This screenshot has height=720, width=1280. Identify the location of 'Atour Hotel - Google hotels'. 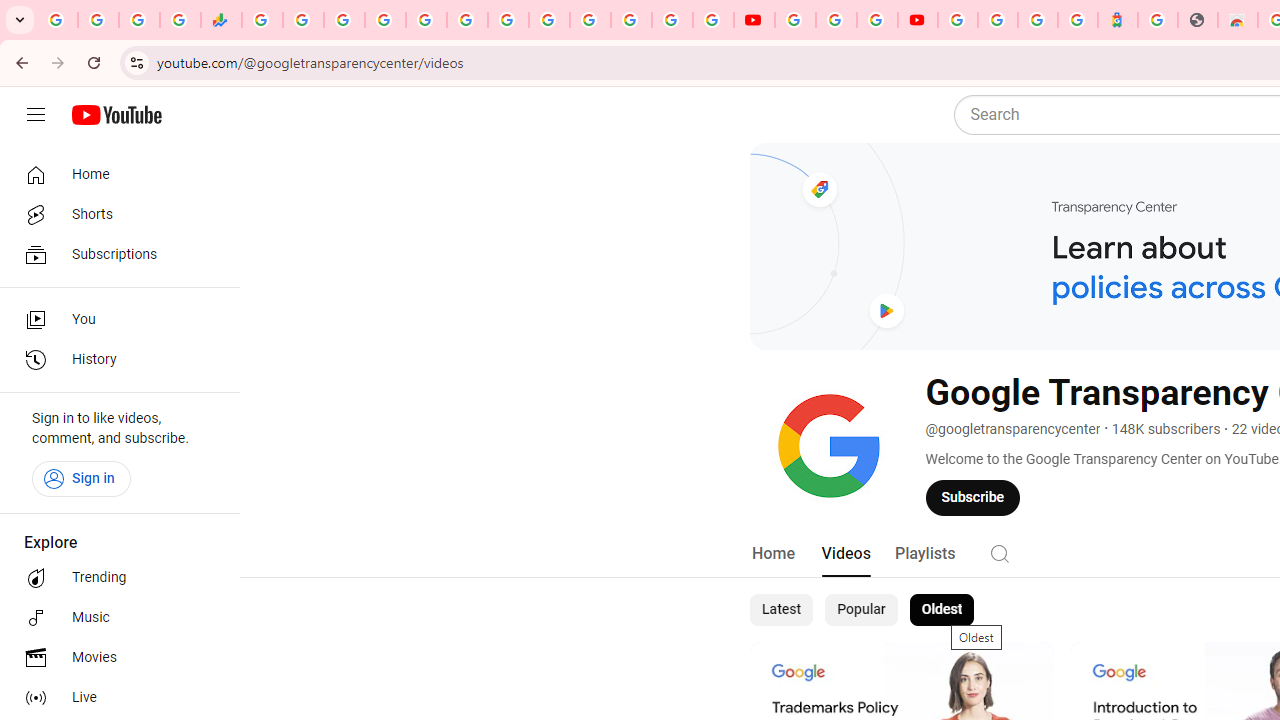
(1117, 20).